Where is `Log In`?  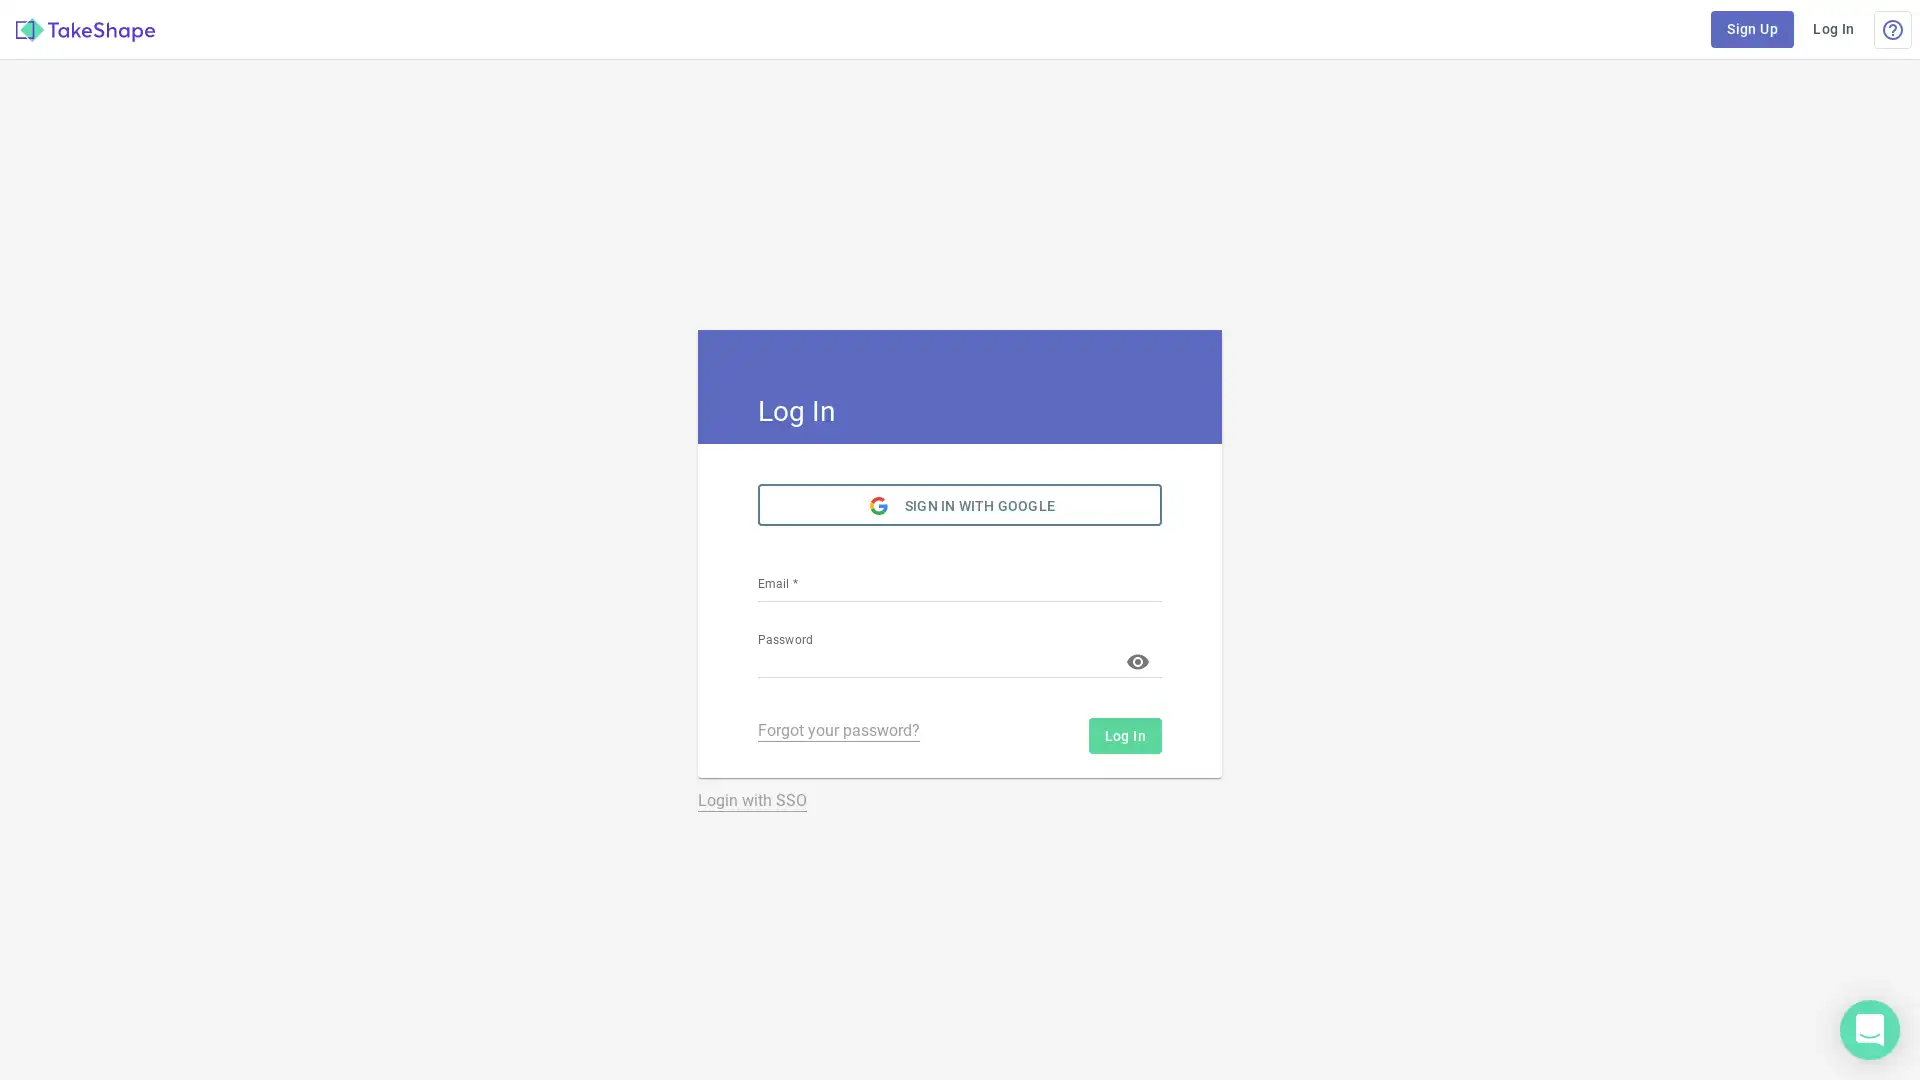 Log In is located at coordinates (1124, 735).